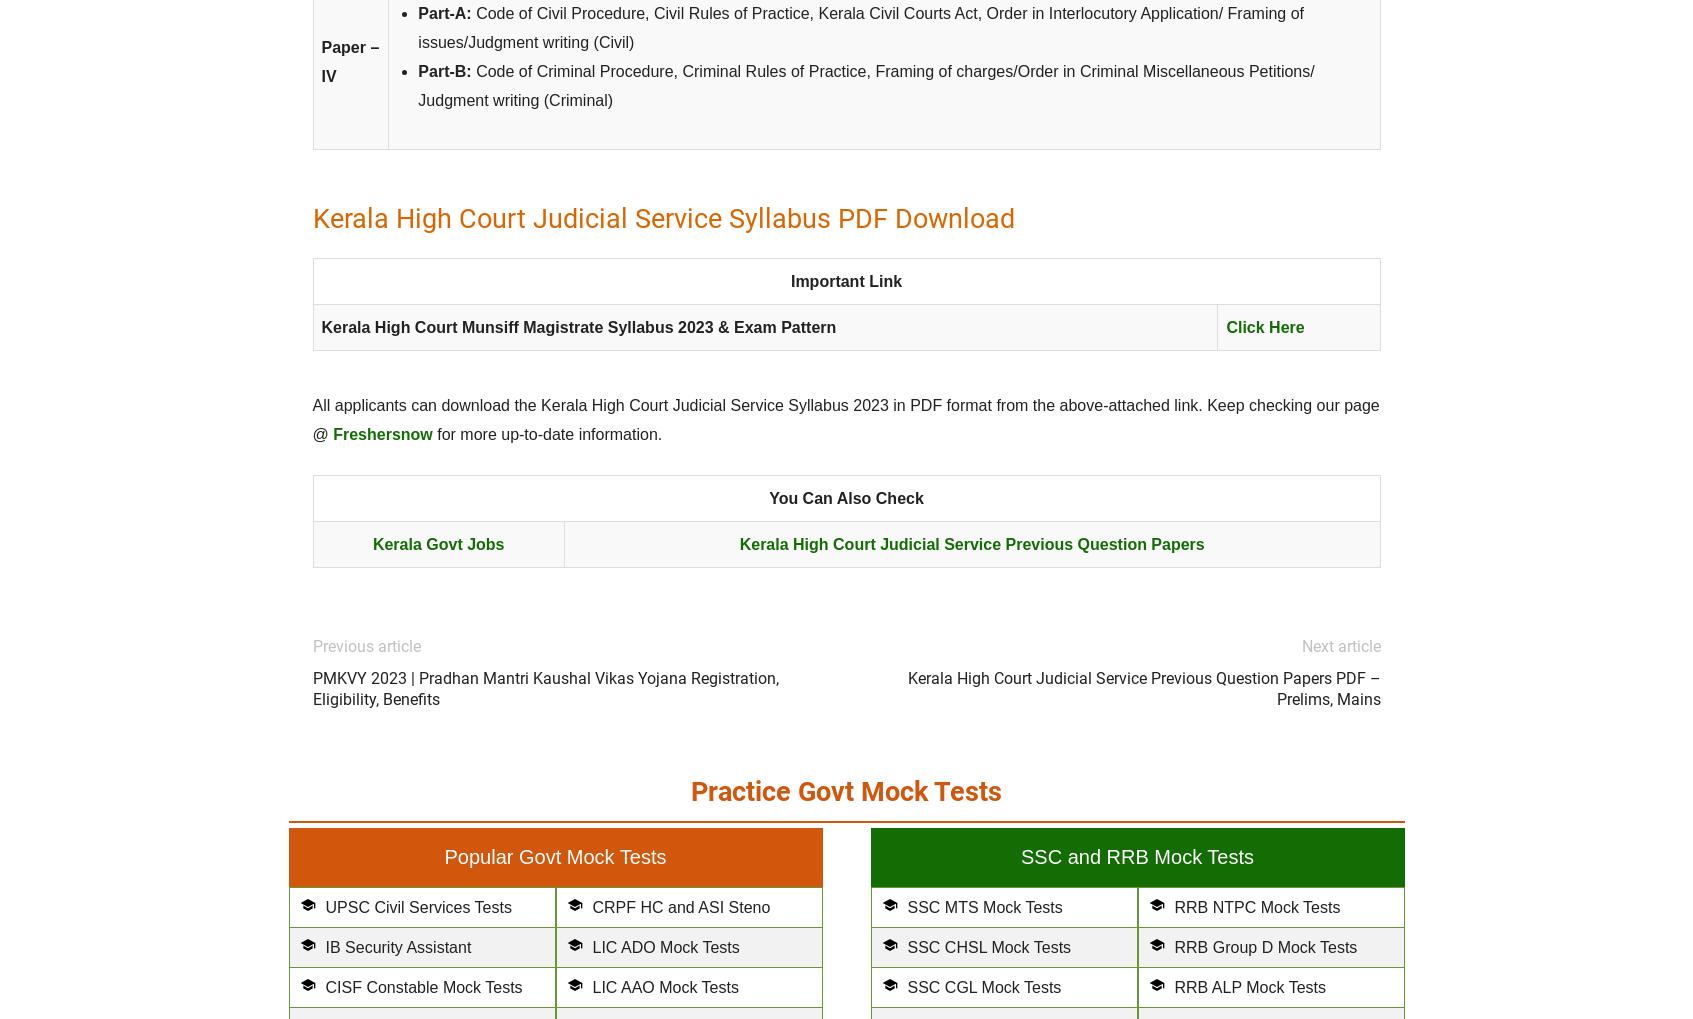 This screenshot has height=1019, width=1693. Describe the element at coordinates (443, 12) in the screenshot. I see `'Part-A:'` at that location.